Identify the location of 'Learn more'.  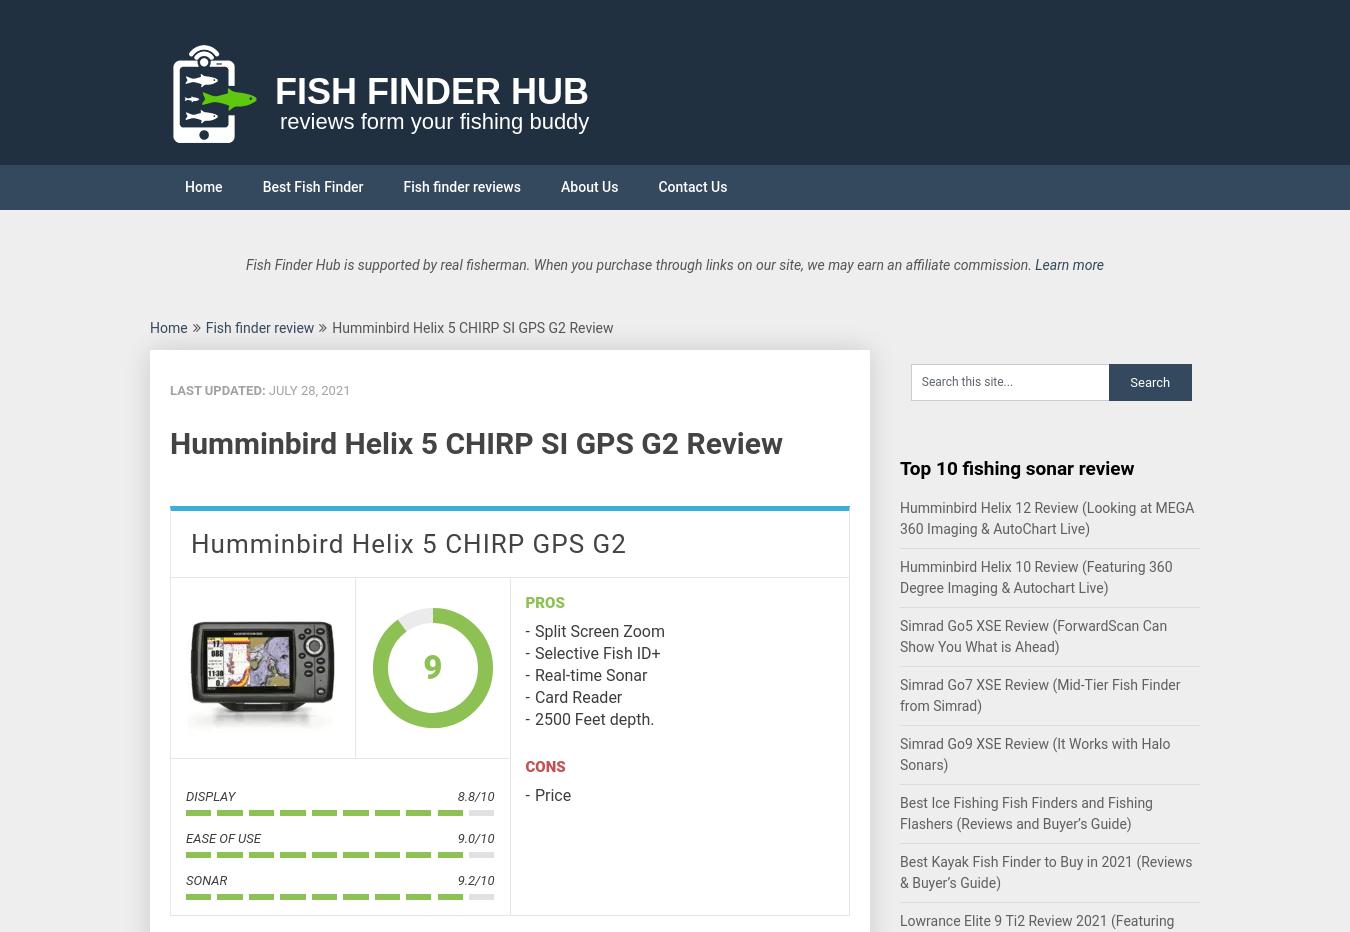
(1069, 263).